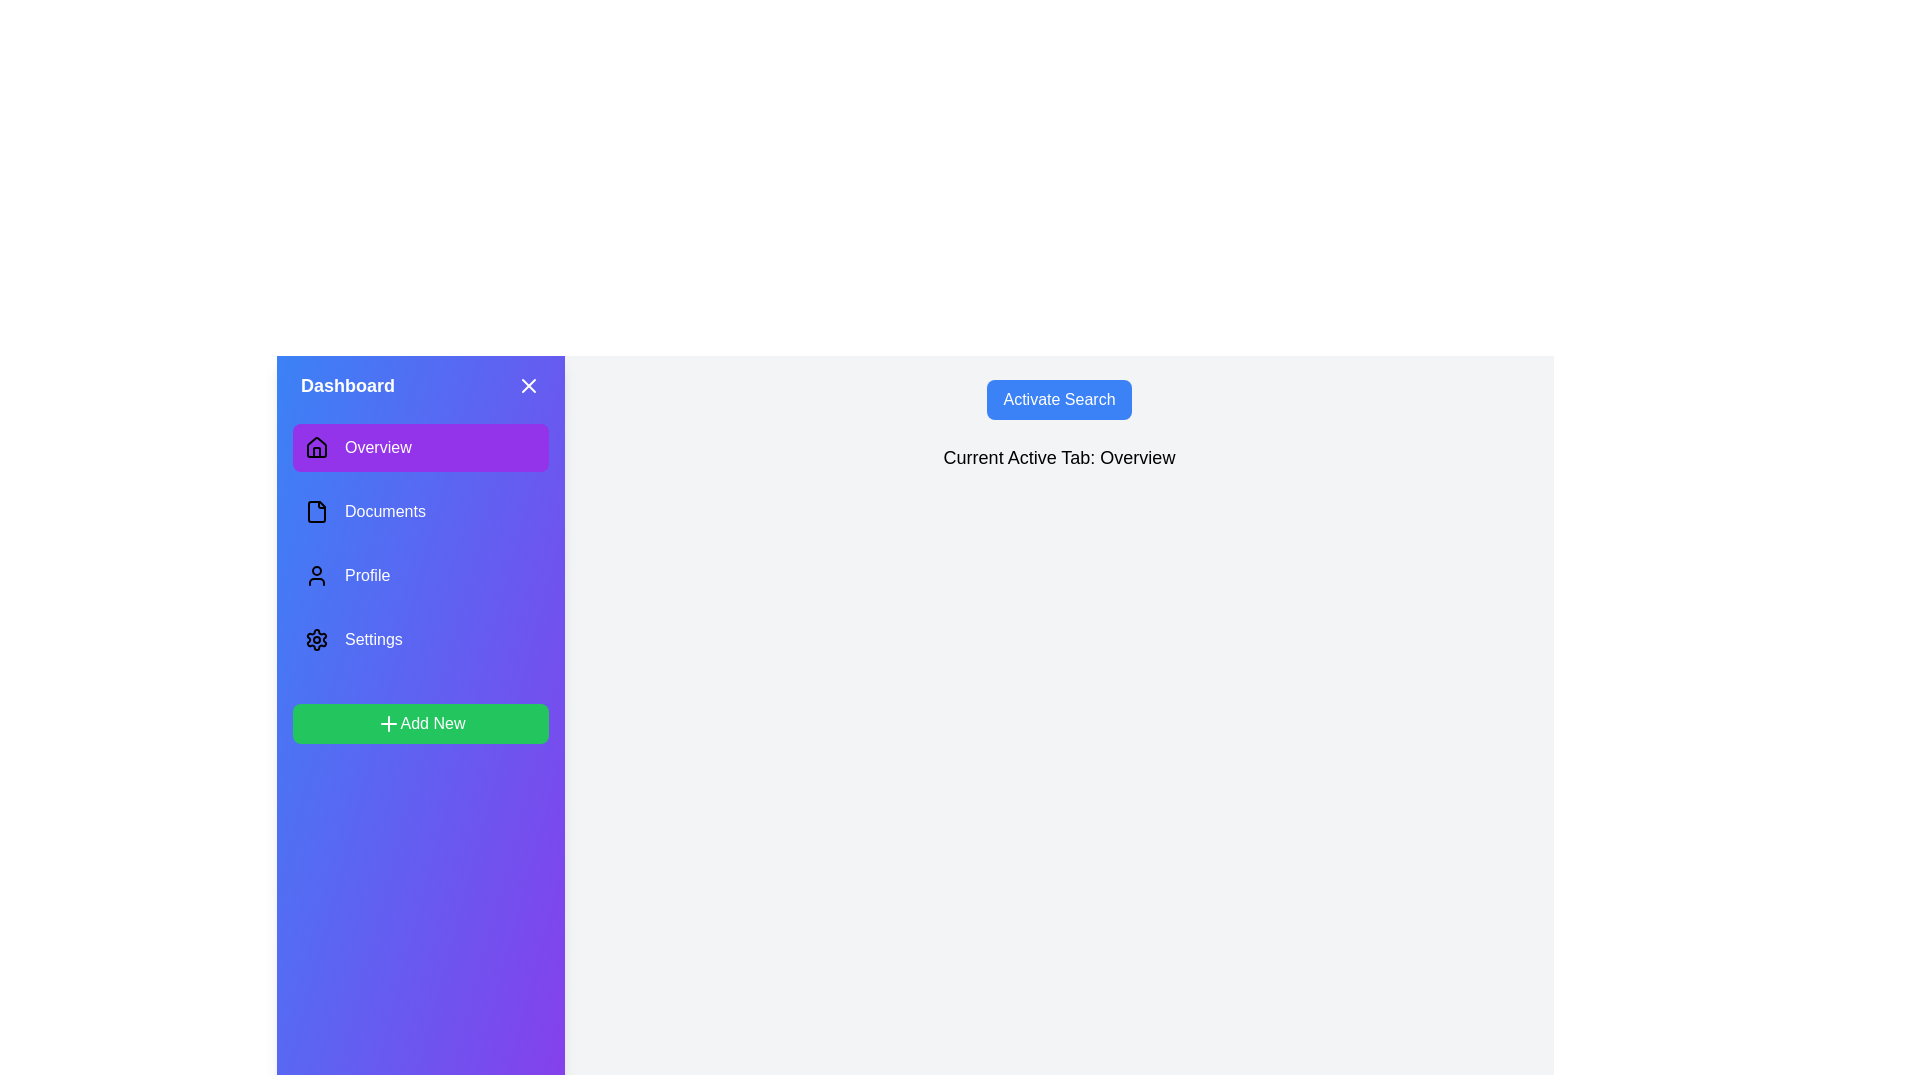 This screenshot has height=1080, width=1920. Describe the element at coordinates (315, 640) in the screenshot. I see `the settings icon in the sidebar menu` at that location.